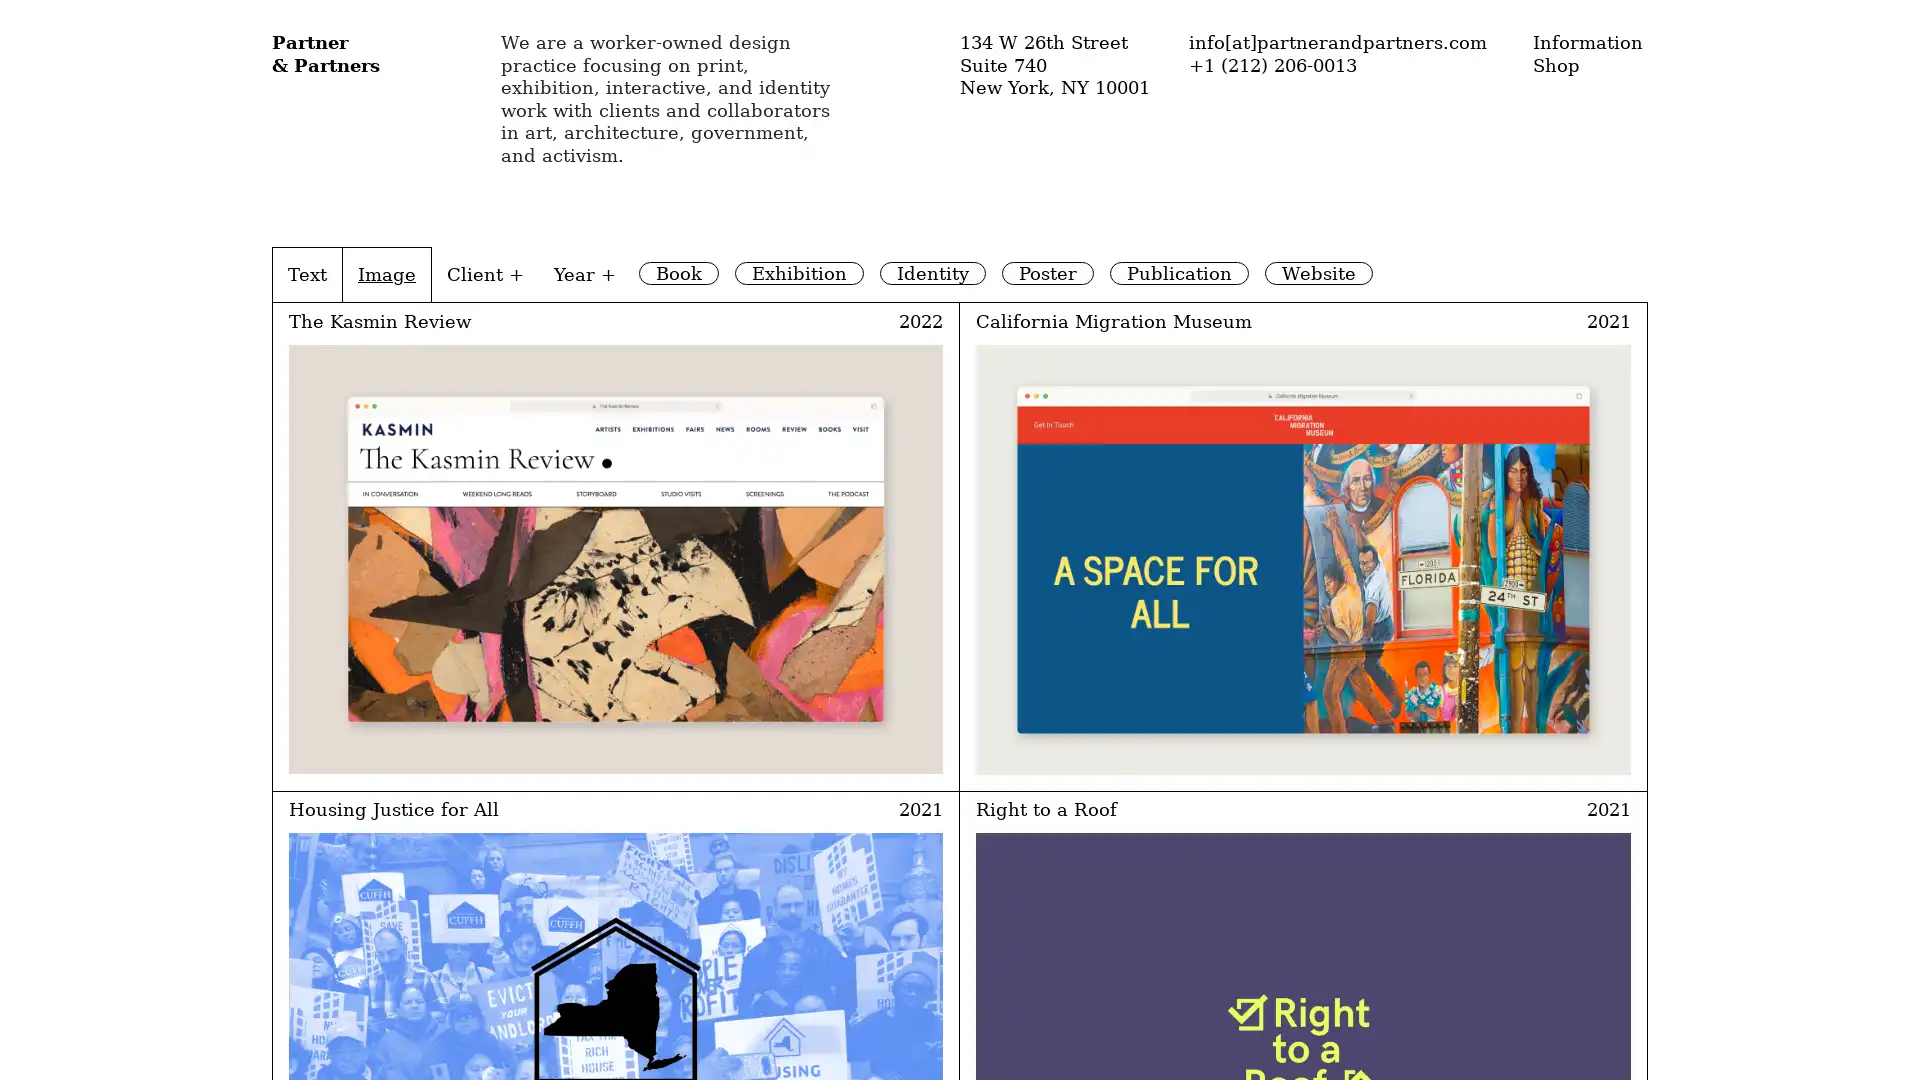 The image size is (1920, 1080). What do you see at coordinates (584, 273) in the screenshot?
I see `Year +` at bounding box center [584, 273].